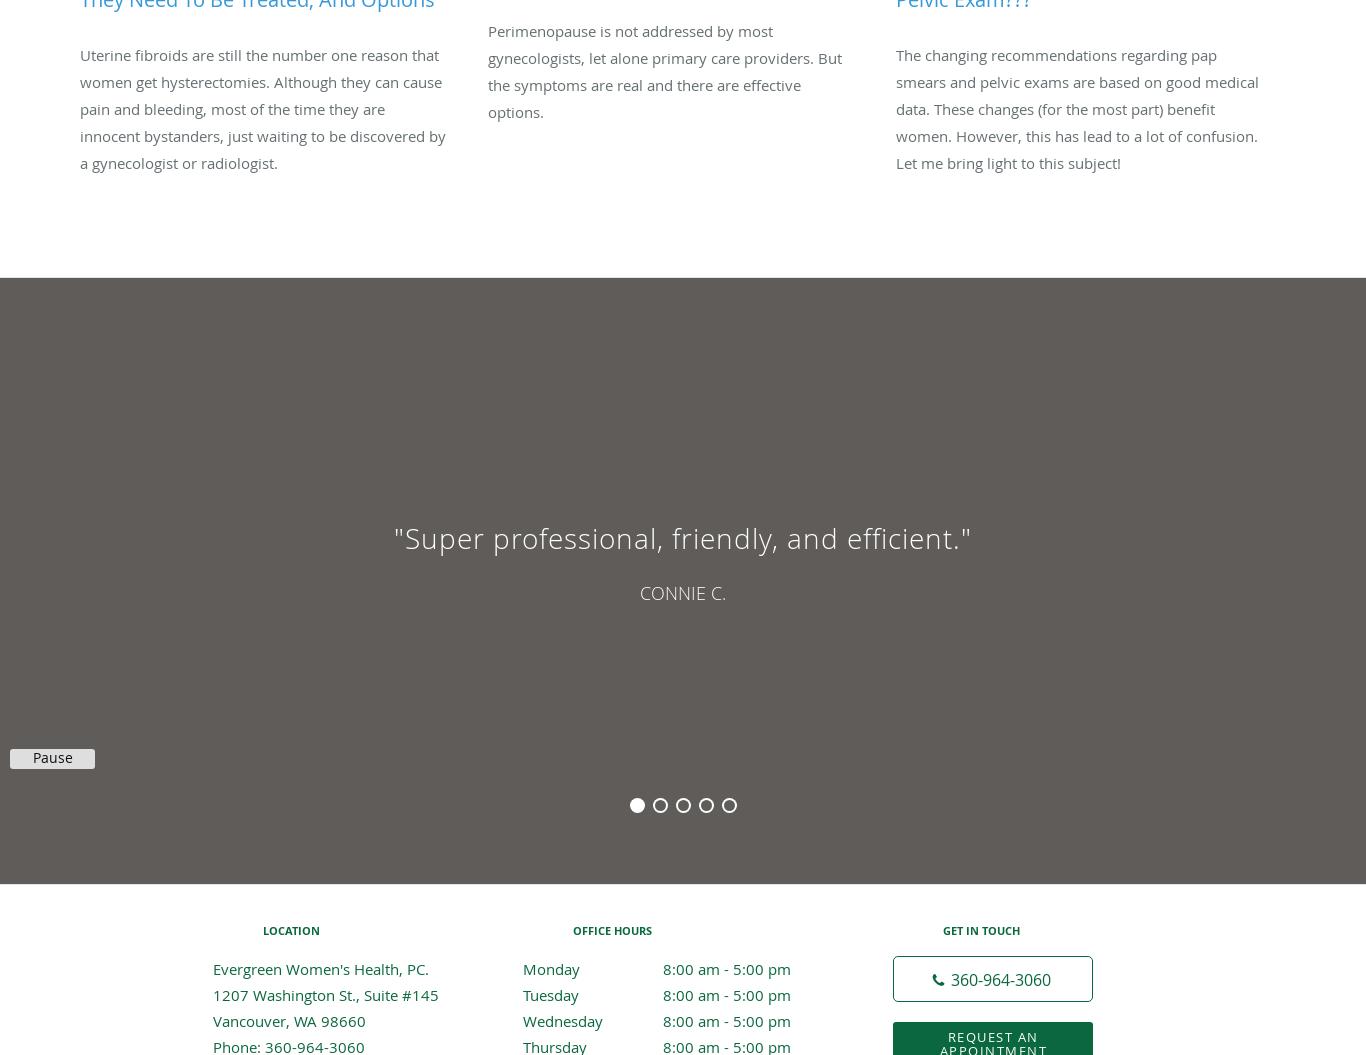 This screenshot has height=1055, width=1366. What do you see at coordinates (551, 967) in the screenshot?
I see `'Monday'` at bounding box center [551, 967].